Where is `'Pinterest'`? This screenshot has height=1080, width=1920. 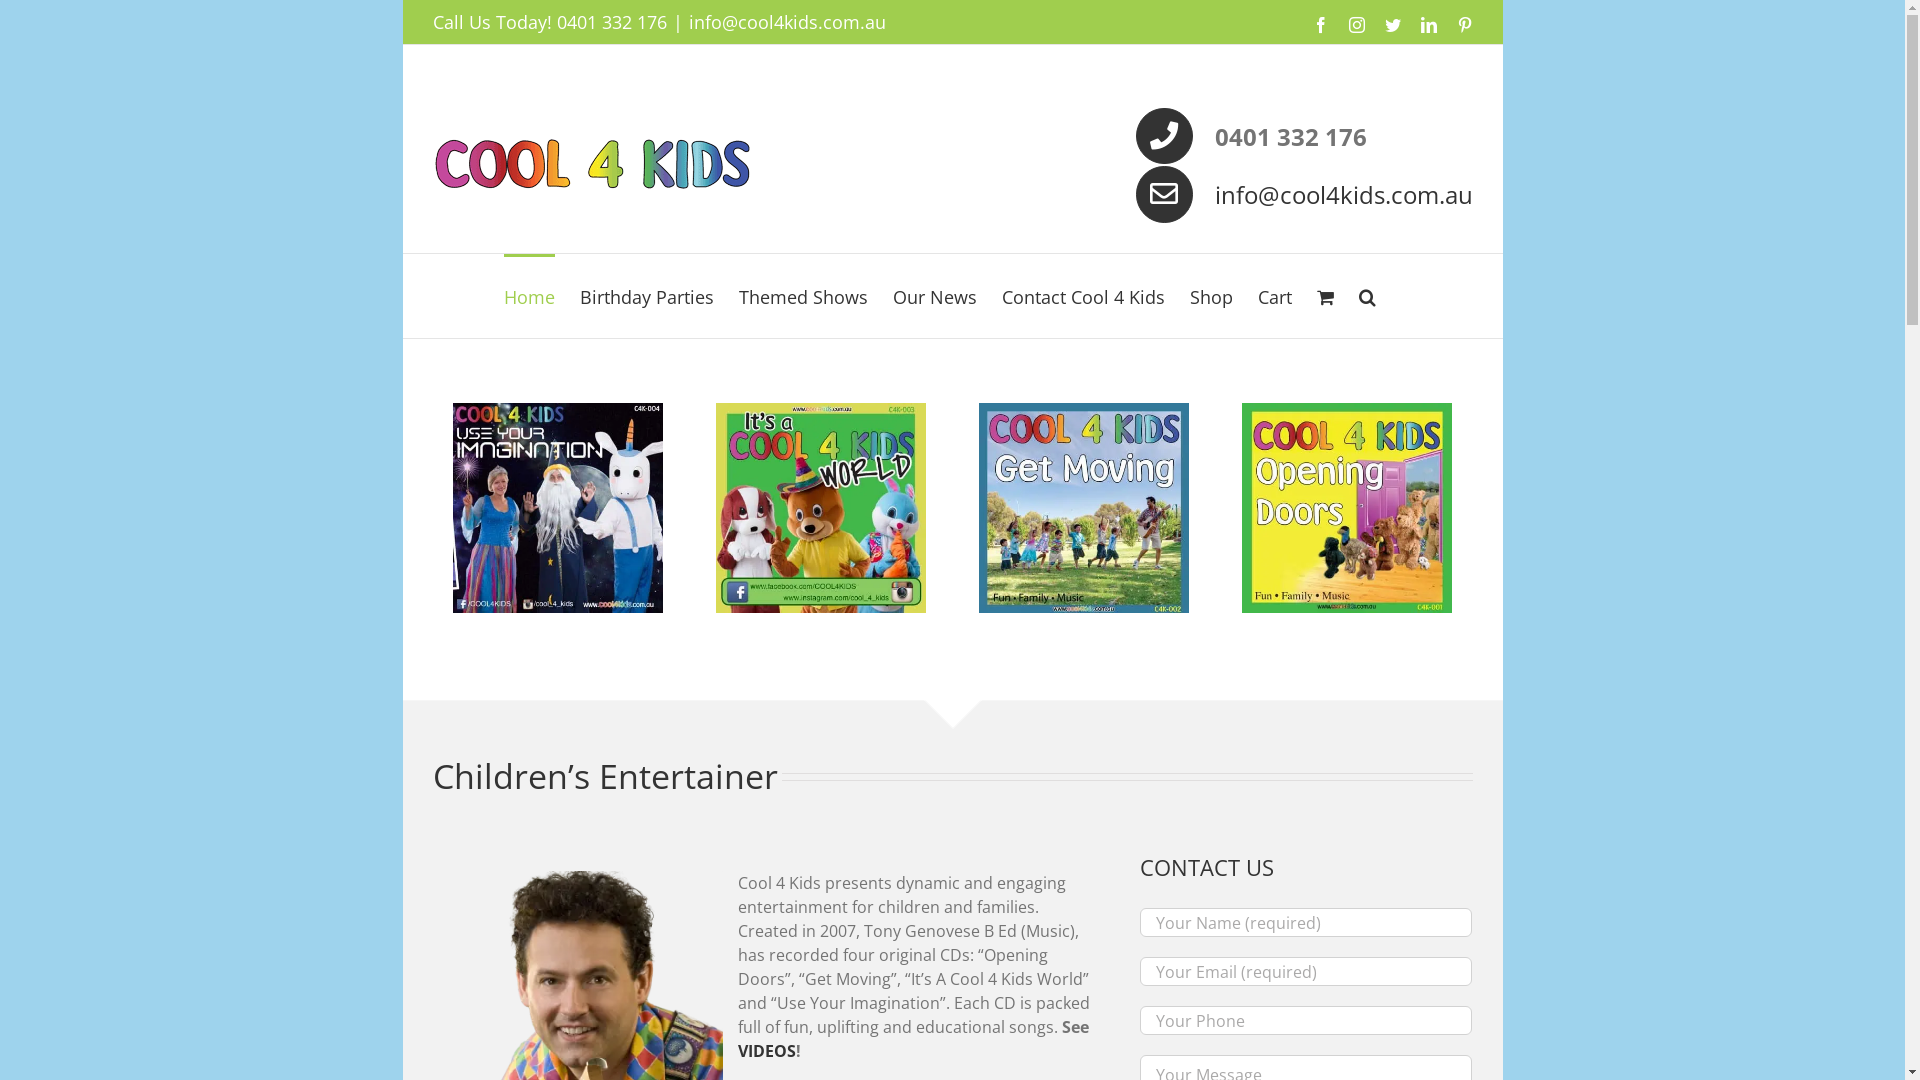 'Pinterest' is located at coordinates (1464, 24).